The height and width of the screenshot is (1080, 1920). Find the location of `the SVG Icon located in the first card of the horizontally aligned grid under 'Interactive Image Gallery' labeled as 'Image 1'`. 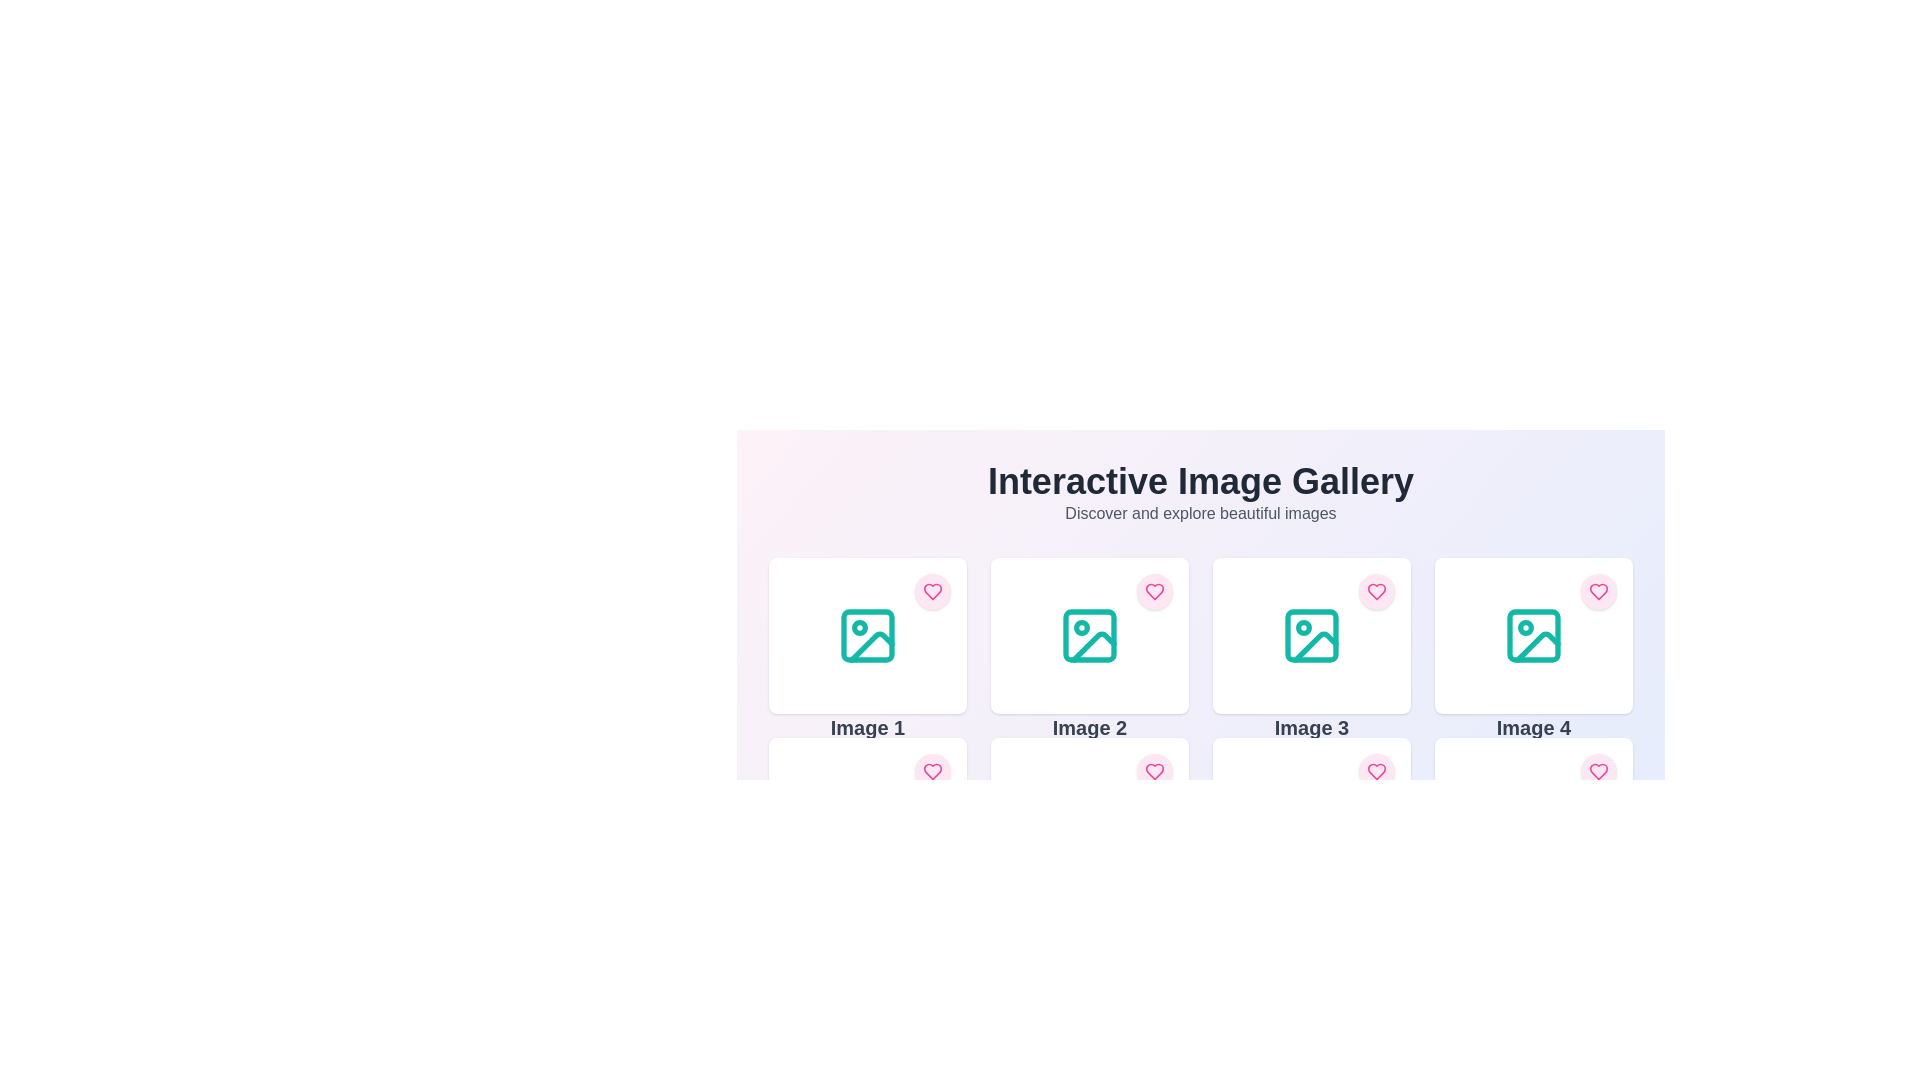

the SVG Icon located in the first card of the horizontally aligned grid under 'Interactive Image Gallery' labeled as 'Image 1' is located at coordinates (868, 636).